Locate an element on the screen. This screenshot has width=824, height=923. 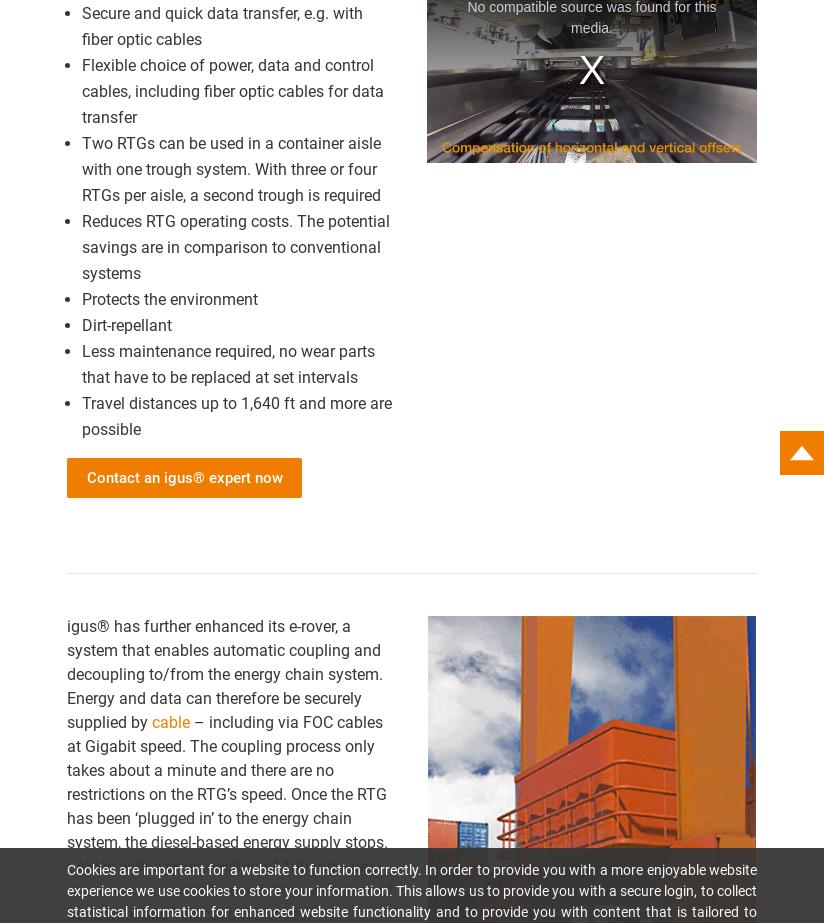
'cable' is located at coordinates (169, 720).